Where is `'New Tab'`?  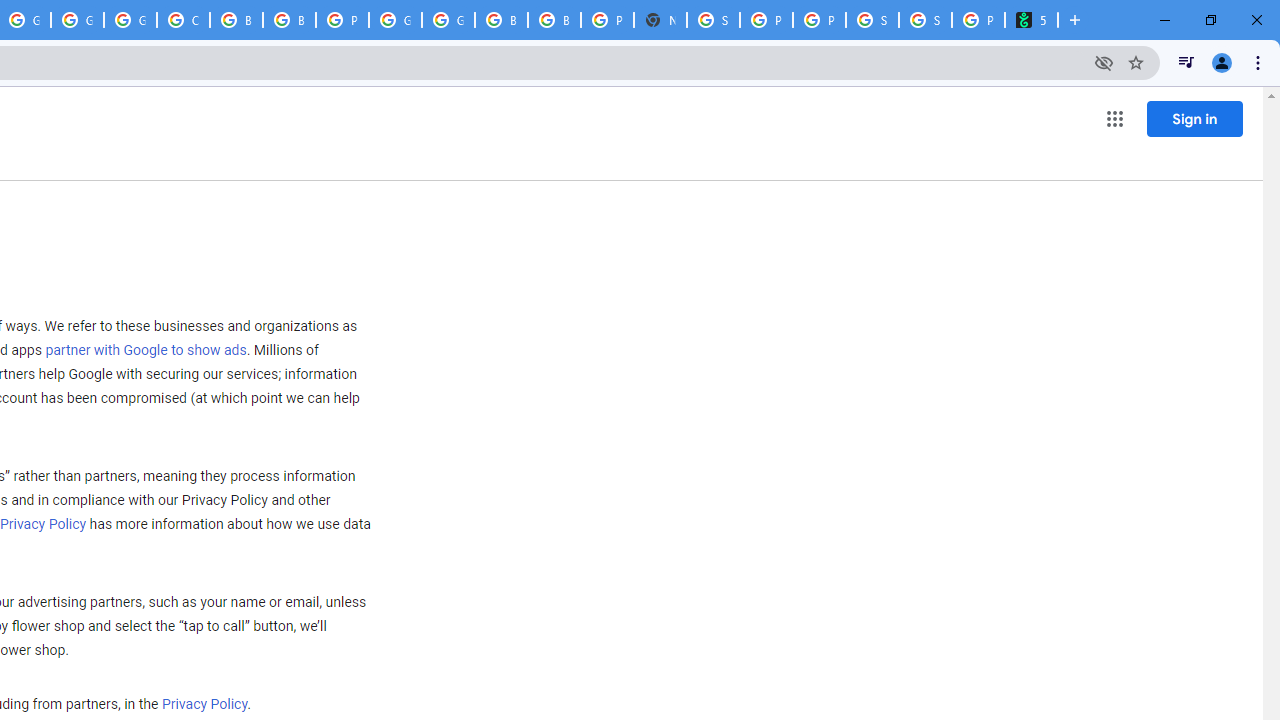 'New Tab' is located at coordinates (660, 20).